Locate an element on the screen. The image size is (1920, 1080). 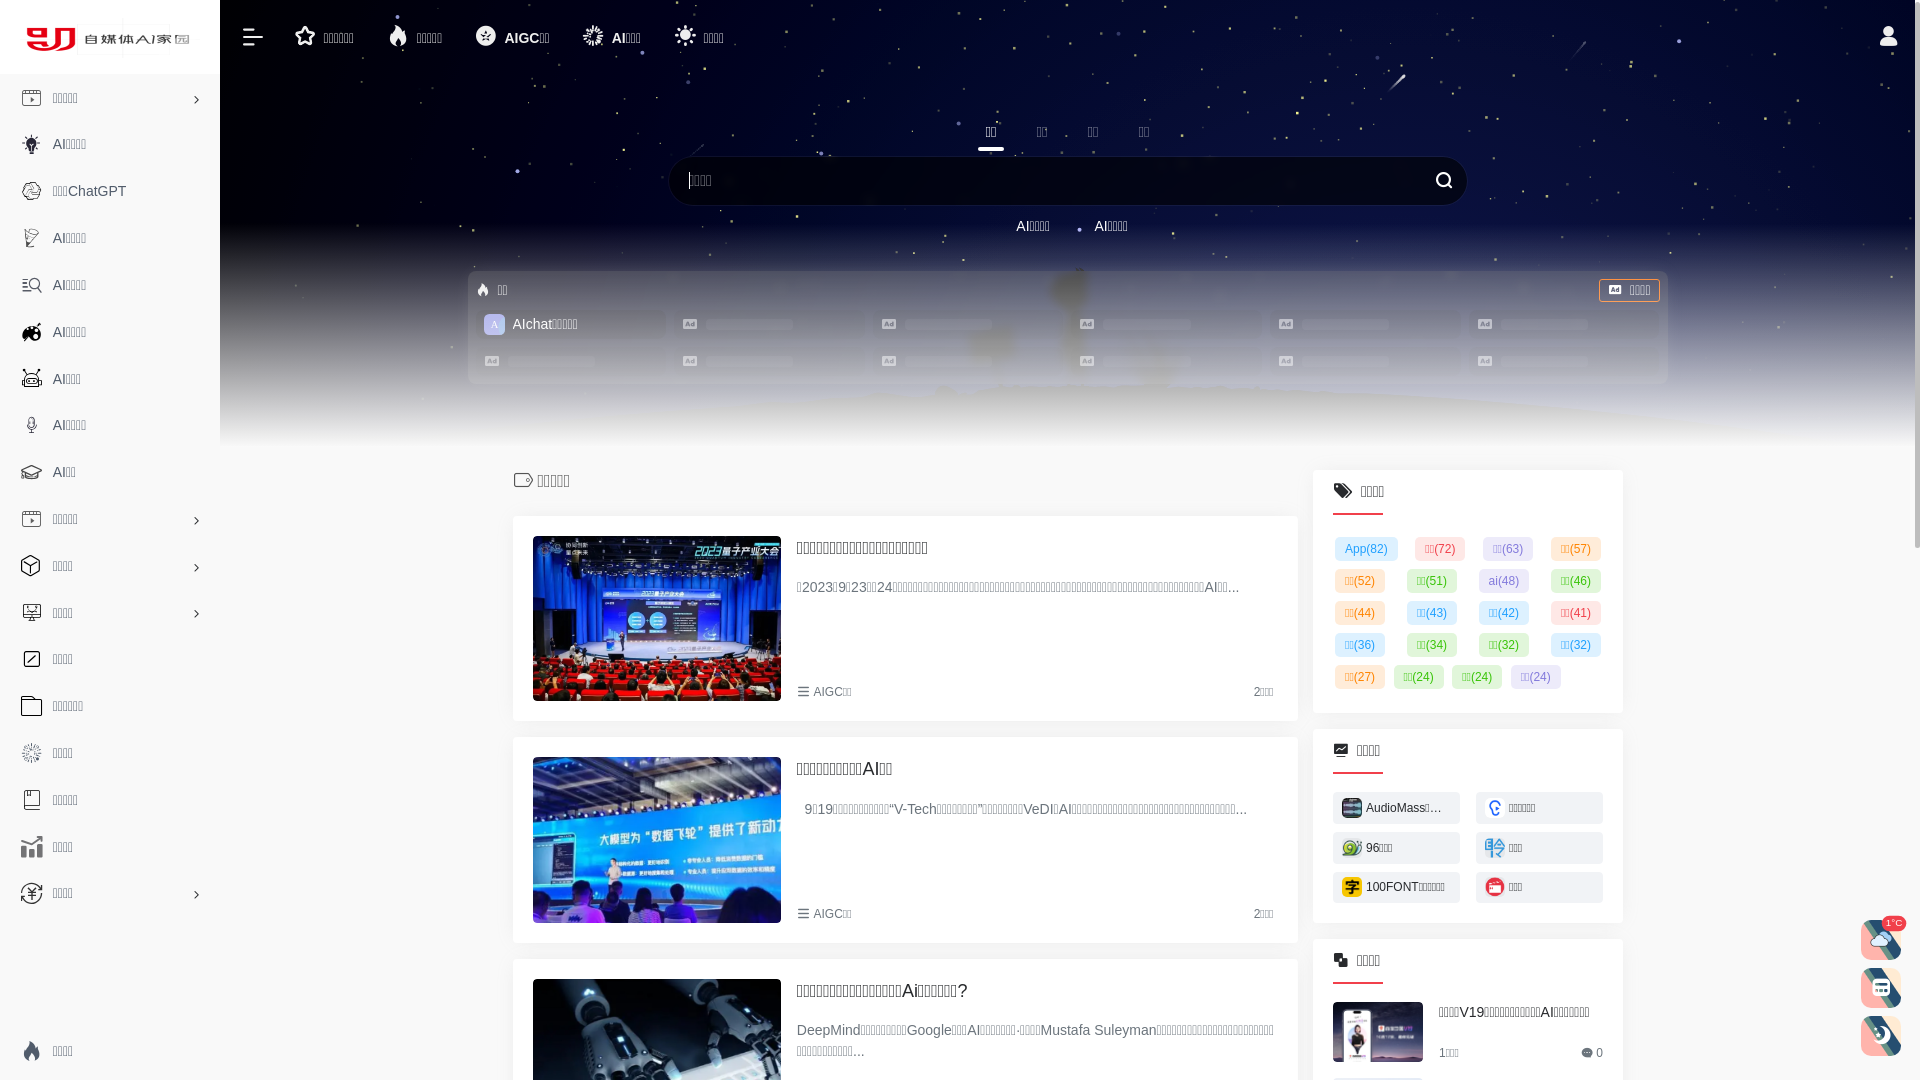
'ai(48)' is located at coordinates (1503, 581).